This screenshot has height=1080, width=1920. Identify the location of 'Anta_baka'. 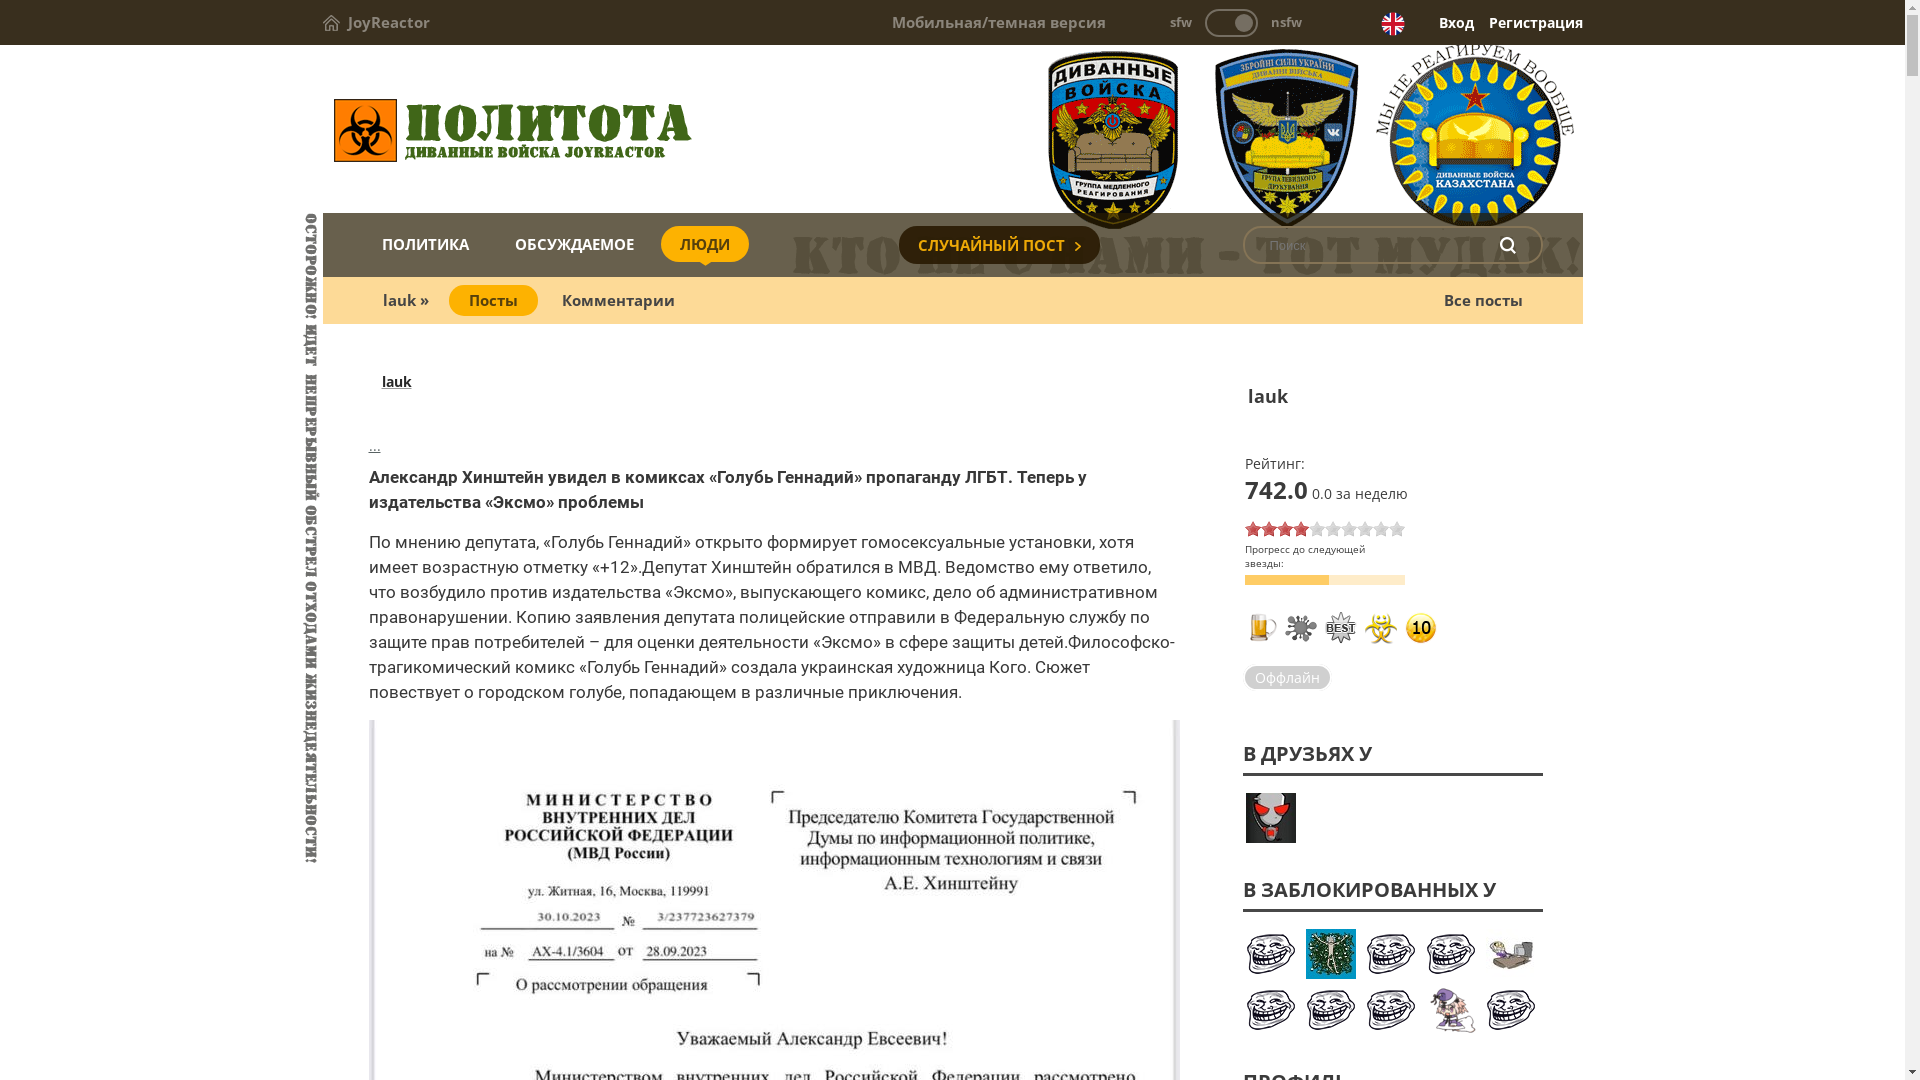
(1270, 952).